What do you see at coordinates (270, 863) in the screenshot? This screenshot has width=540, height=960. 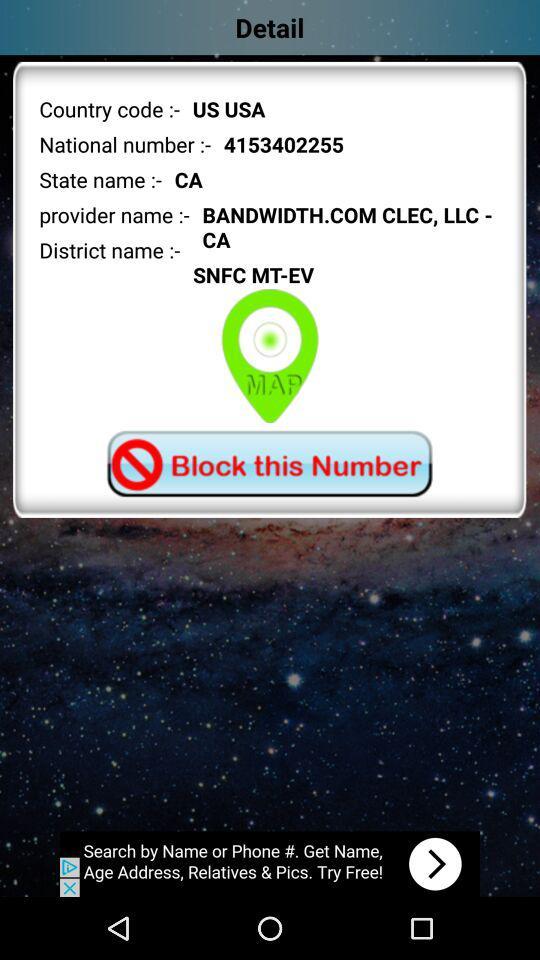 I see `advertisement for app to get information and pictures on people with arrow pointing to right` at bounding box center [270, 863].